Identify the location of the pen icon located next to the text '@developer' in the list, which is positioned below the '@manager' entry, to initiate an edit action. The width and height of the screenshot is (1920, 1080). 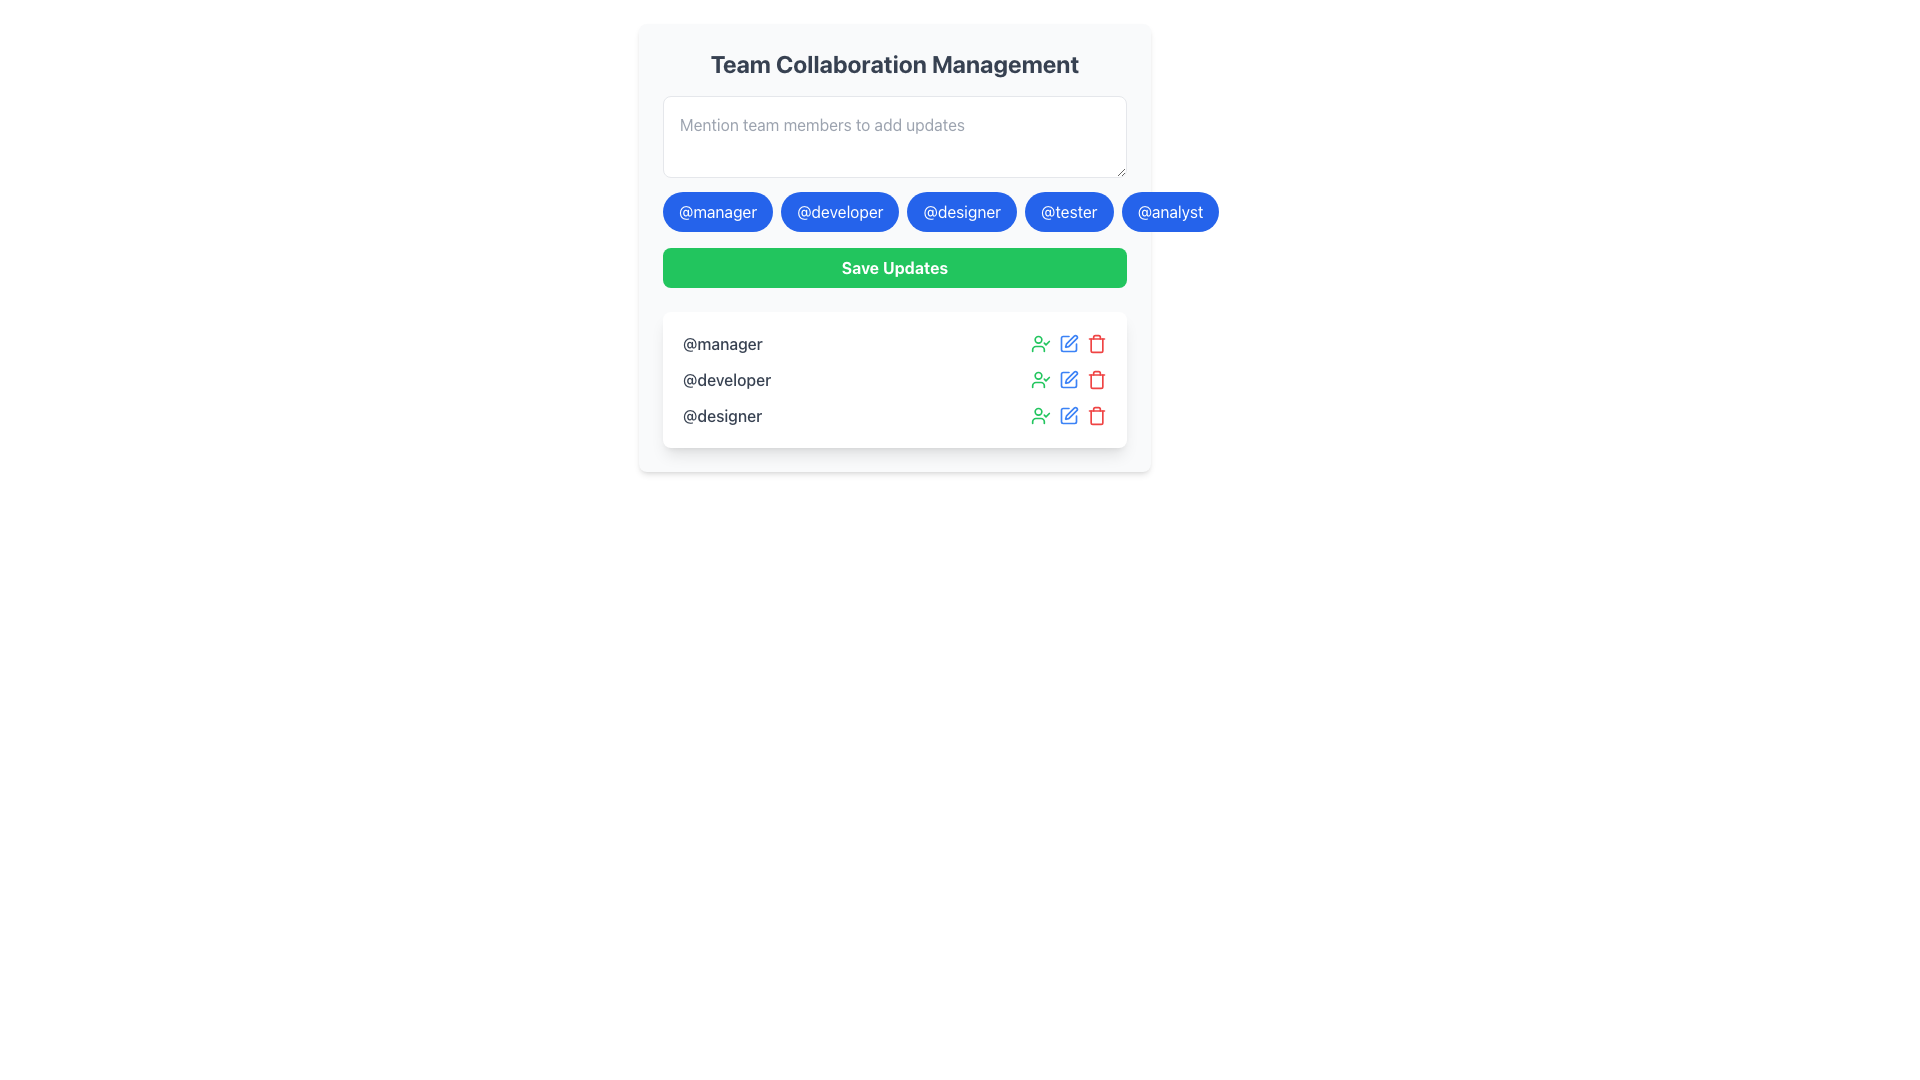
(1070, 377).